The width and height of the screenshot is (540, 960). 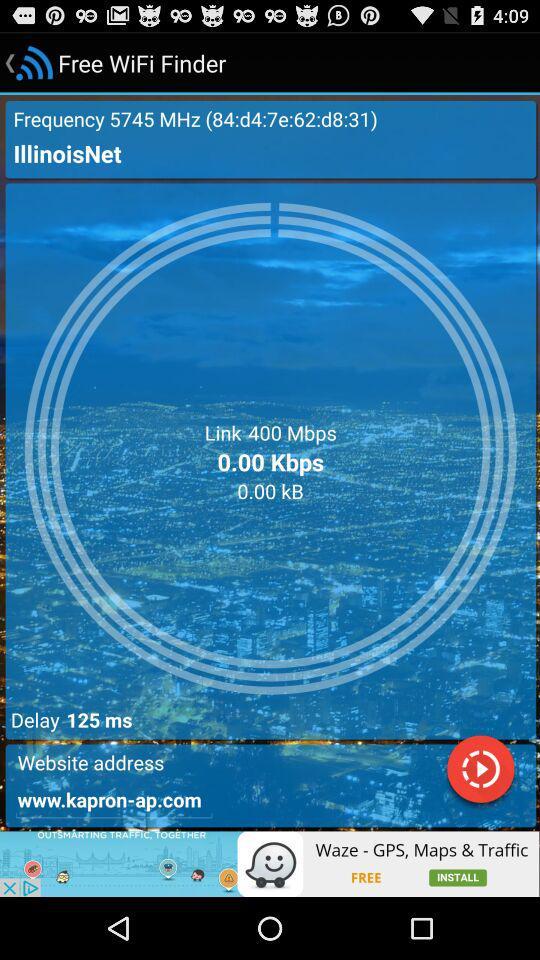 I want to click on the play icon, so click(x=479, y=826).